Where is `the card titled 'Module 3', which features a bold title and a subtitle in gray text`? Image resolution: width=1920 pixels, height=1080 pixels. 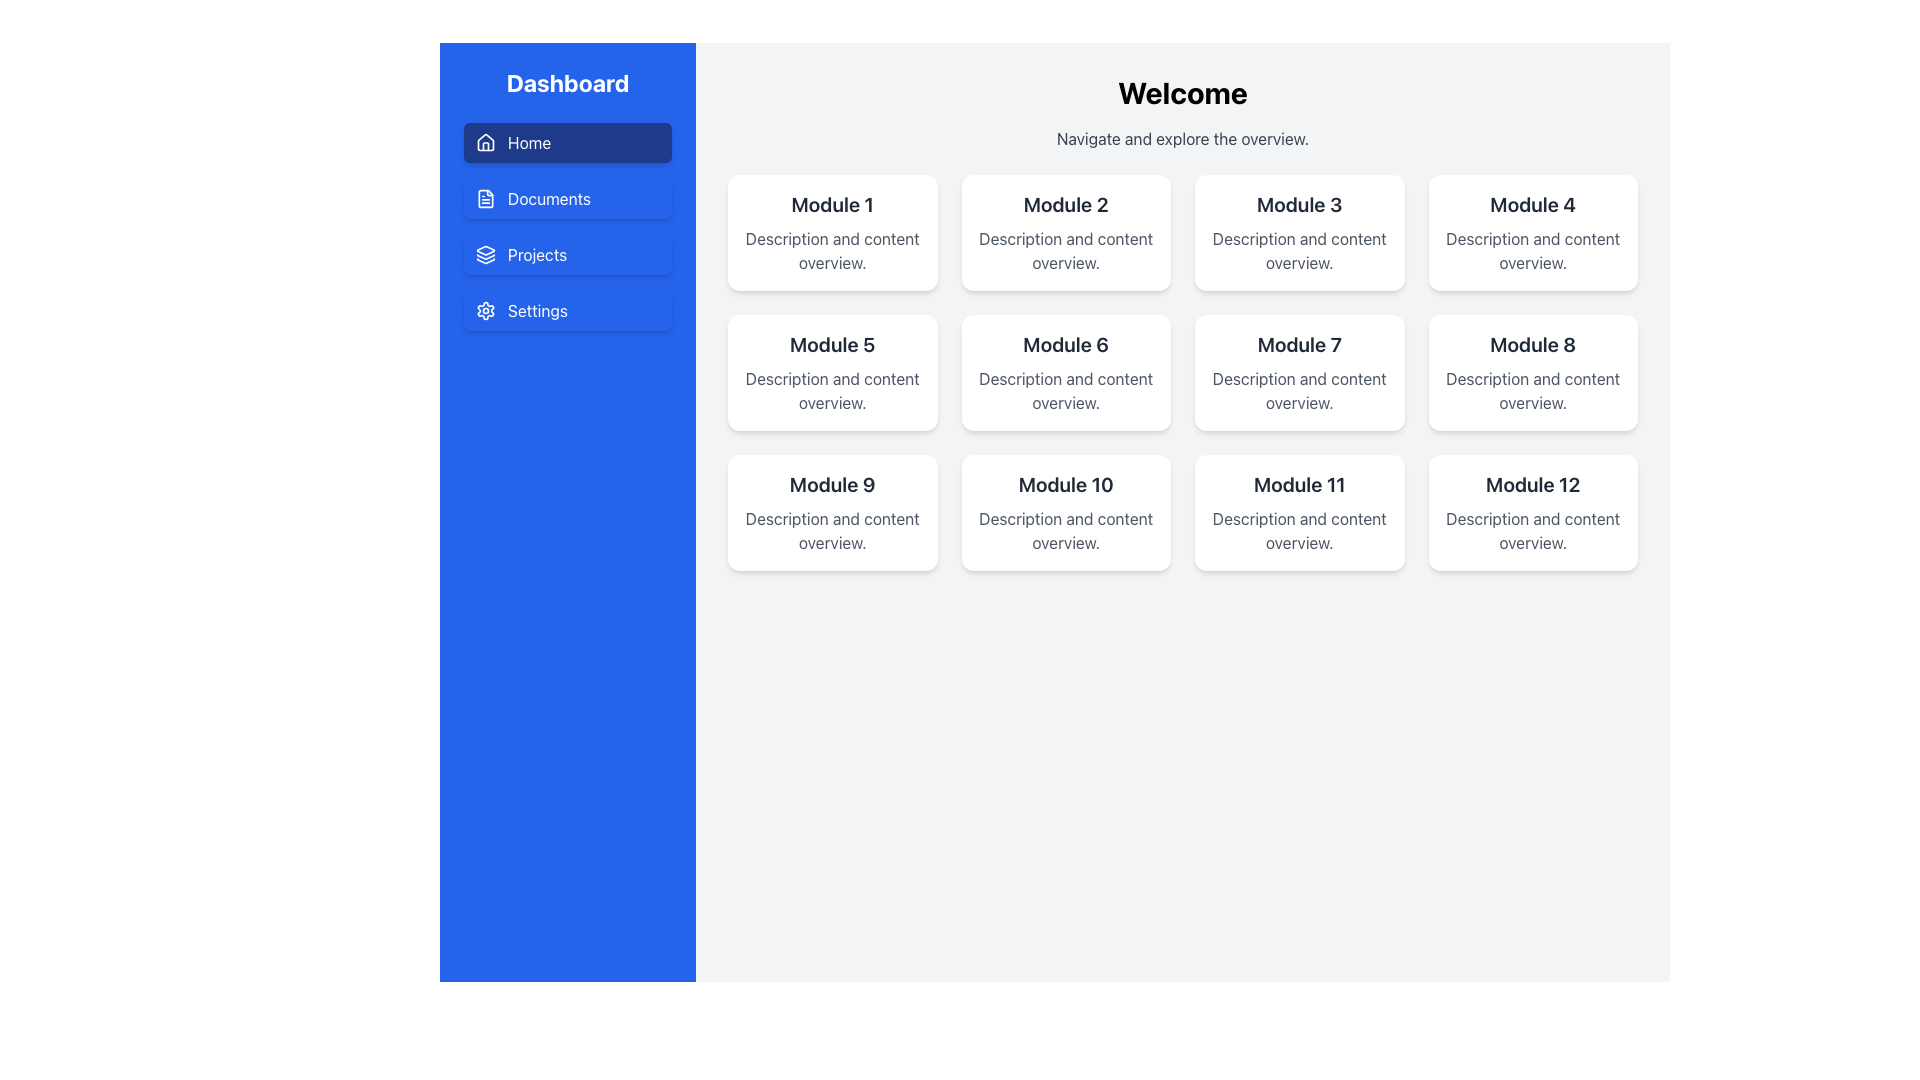 the card titled 'Module 3', which features a bold title and a subtitle in gray text is located at coordinates (1299, 231).